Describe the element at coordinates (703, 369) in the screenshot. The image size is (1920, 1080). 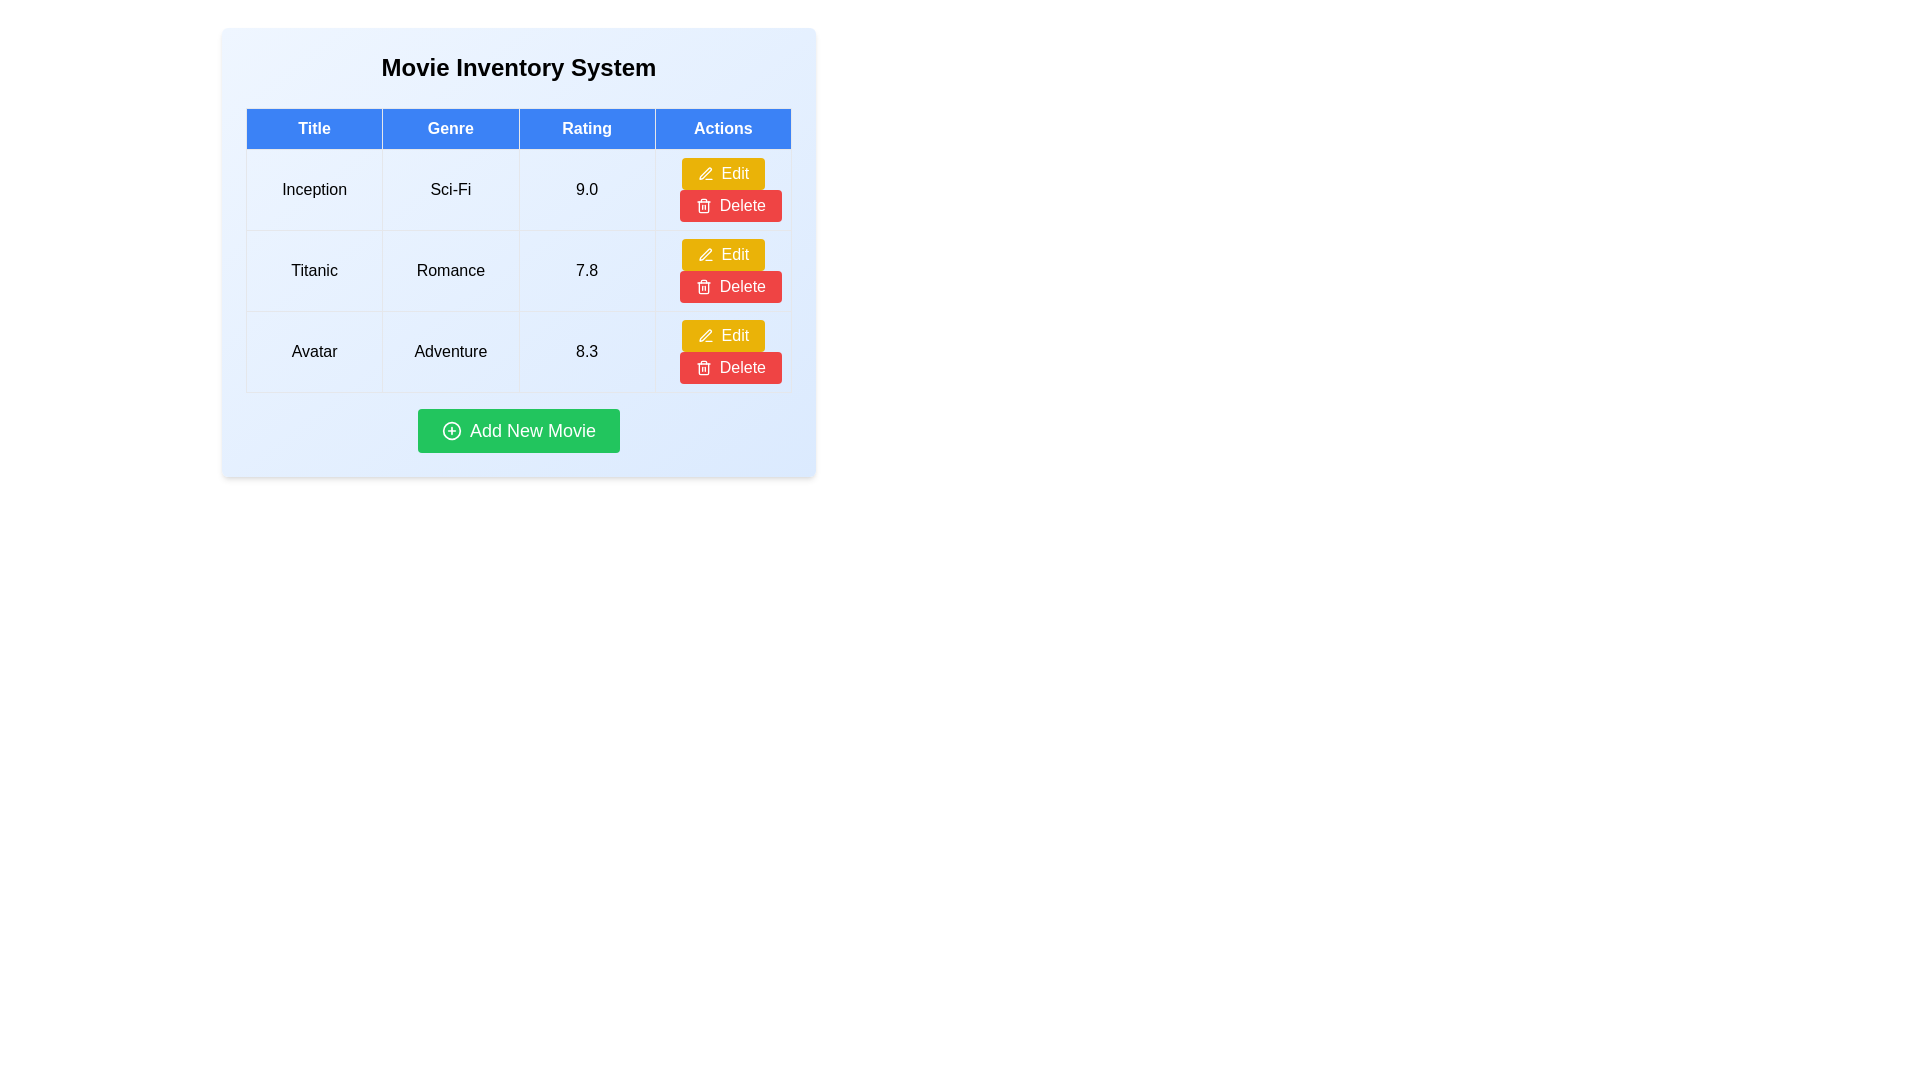
I see `the trash bin icon in the 'Actions' column of the third row in the table, which signifies a delete action` at that location.